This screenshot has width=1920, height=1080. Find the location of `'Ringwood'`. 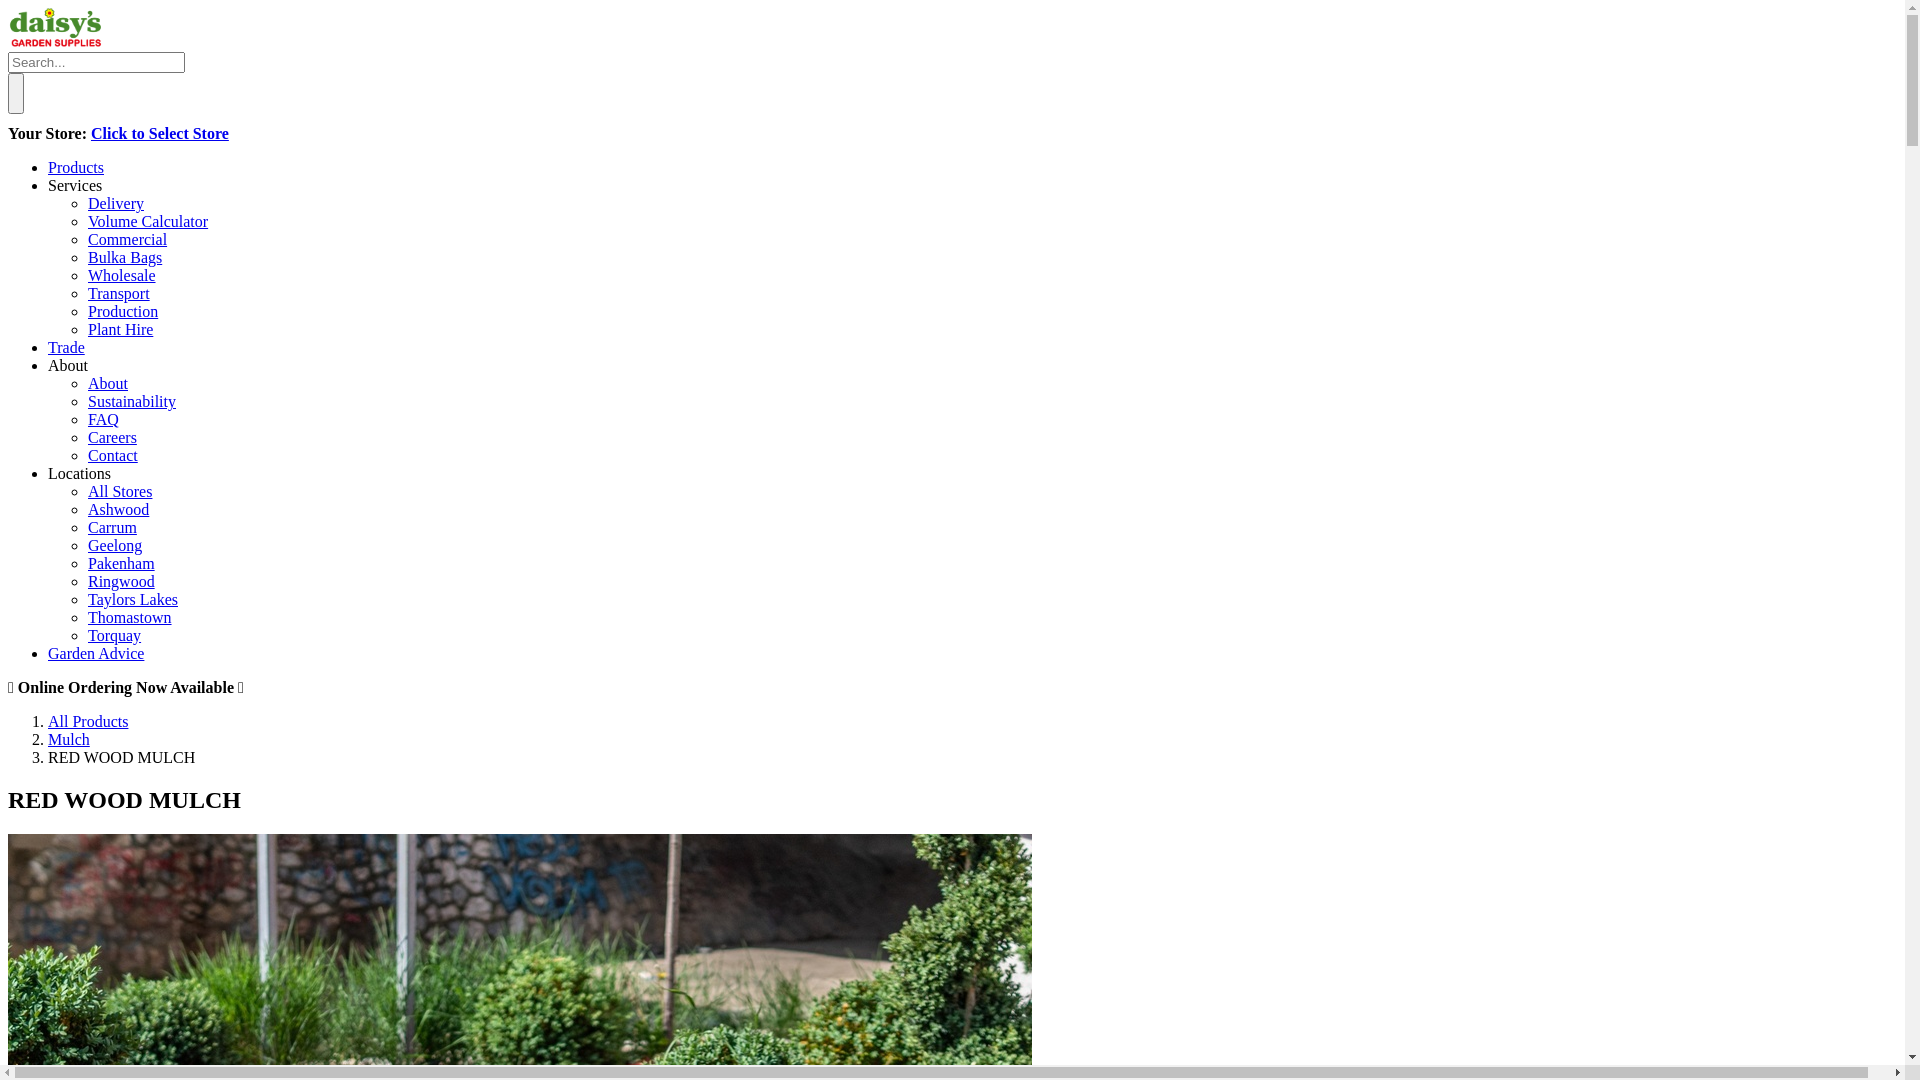

'Ringwood' is located at coordinates (86, 581).